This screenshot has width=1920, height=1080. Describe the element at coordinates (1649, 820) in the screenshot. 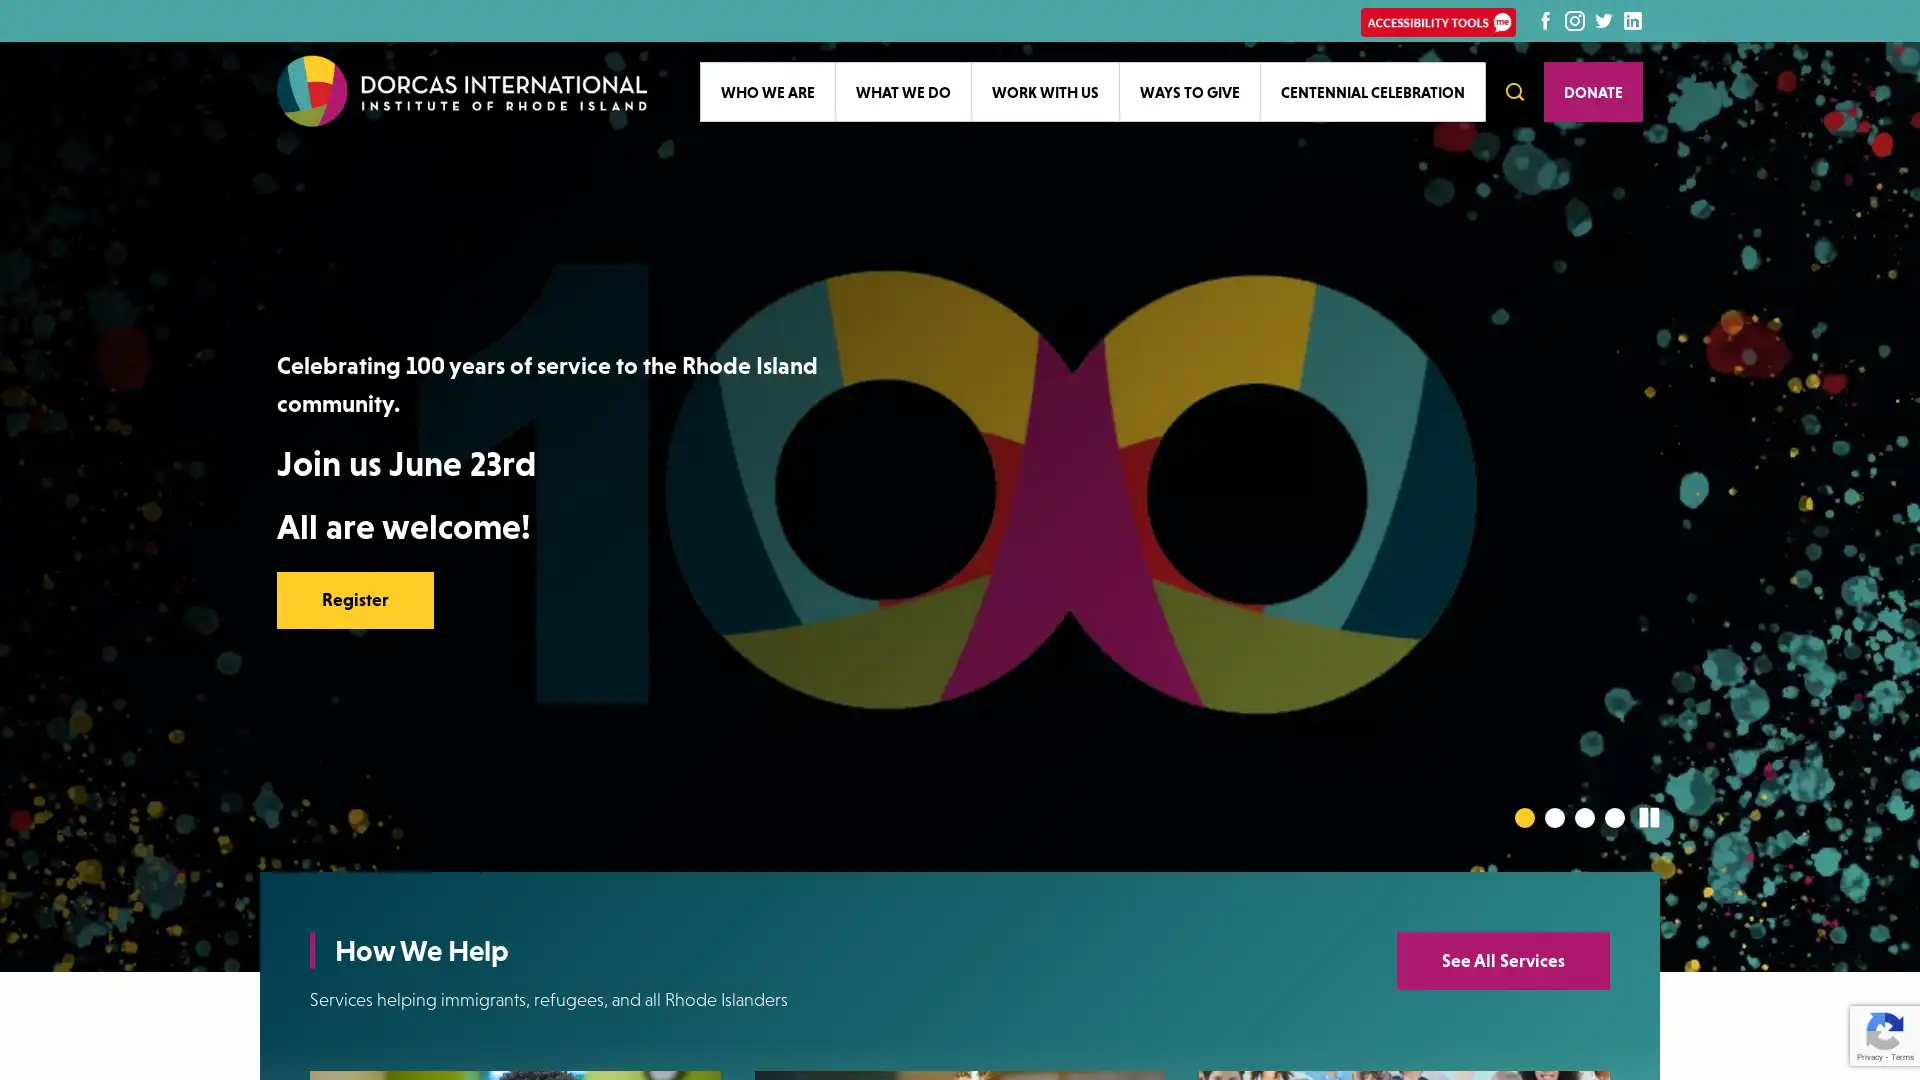

I see `Pause` at that location.